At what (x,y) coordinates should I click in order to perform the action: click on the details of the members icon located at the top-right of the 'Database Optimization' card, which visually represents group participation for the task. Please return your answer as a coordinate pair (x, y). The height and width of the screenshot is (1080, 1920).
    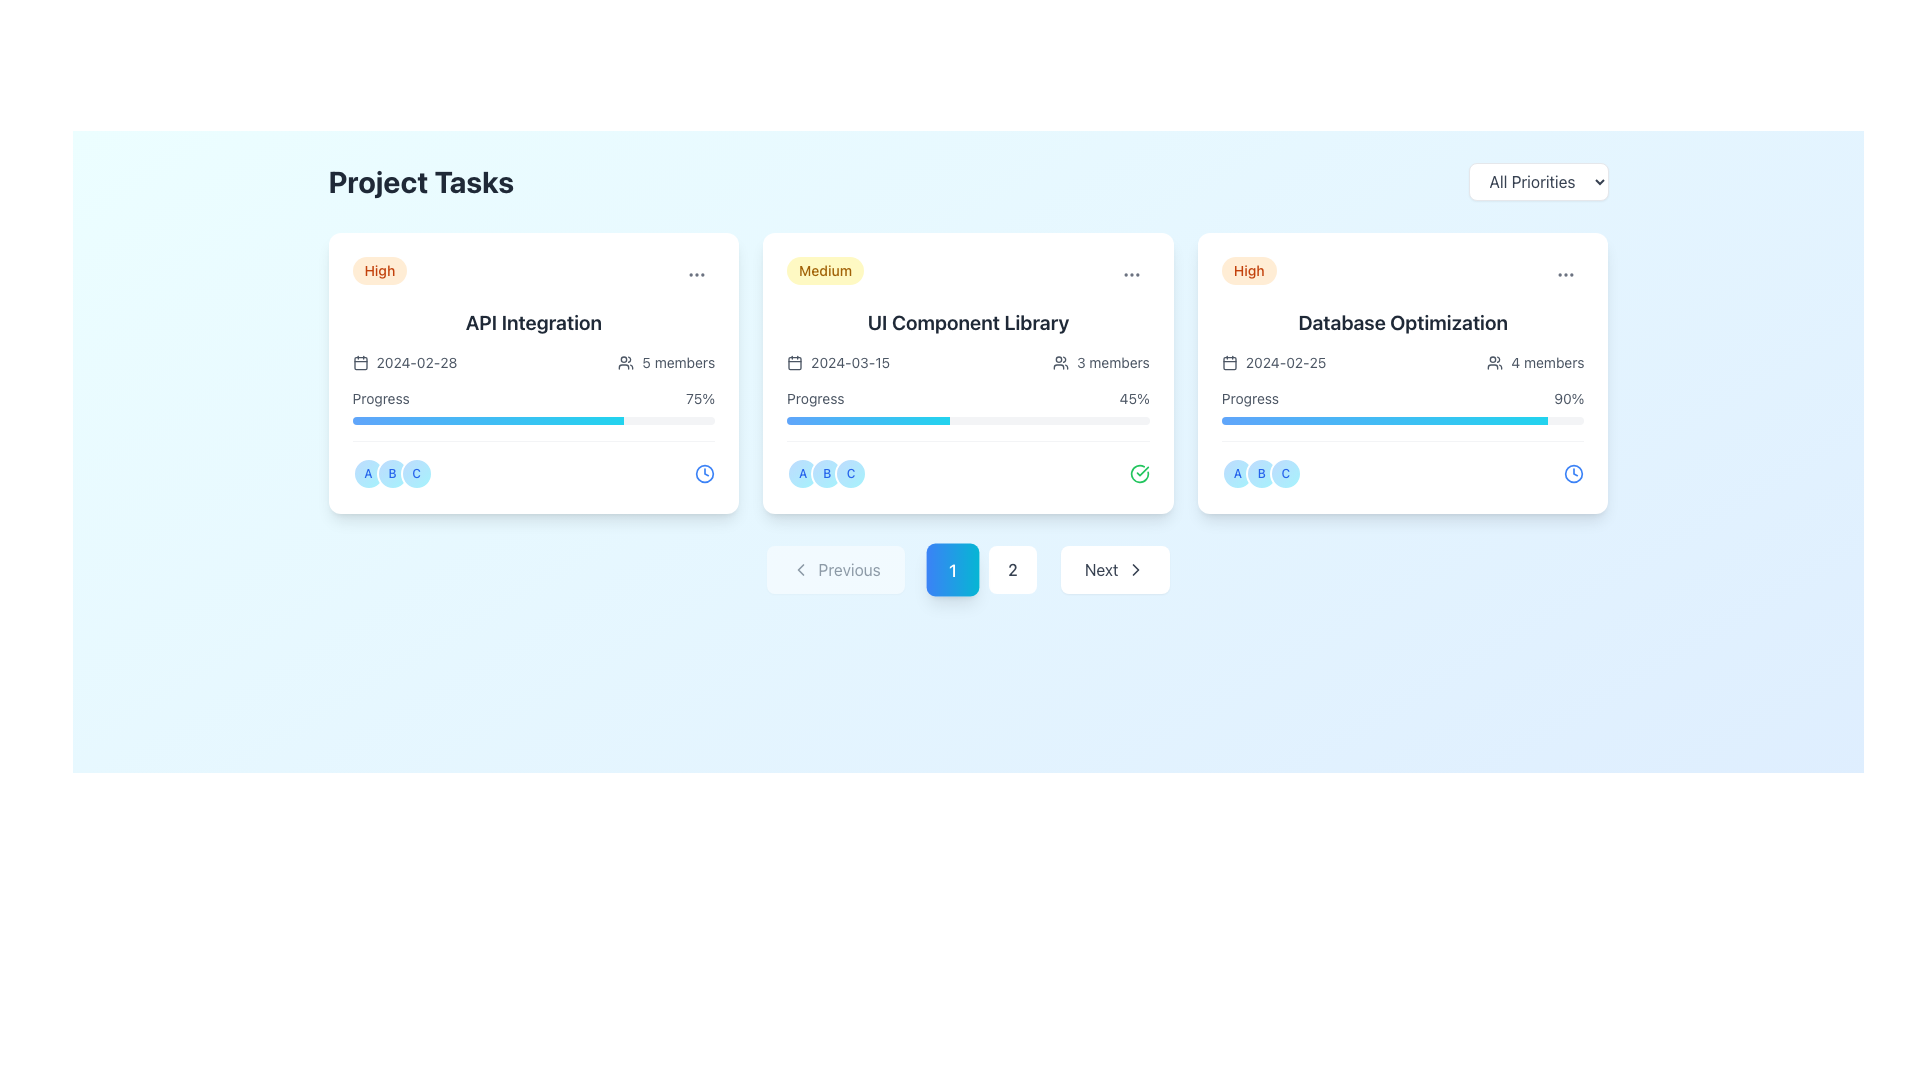
    Looking at the image, I should click on (1495, 362).